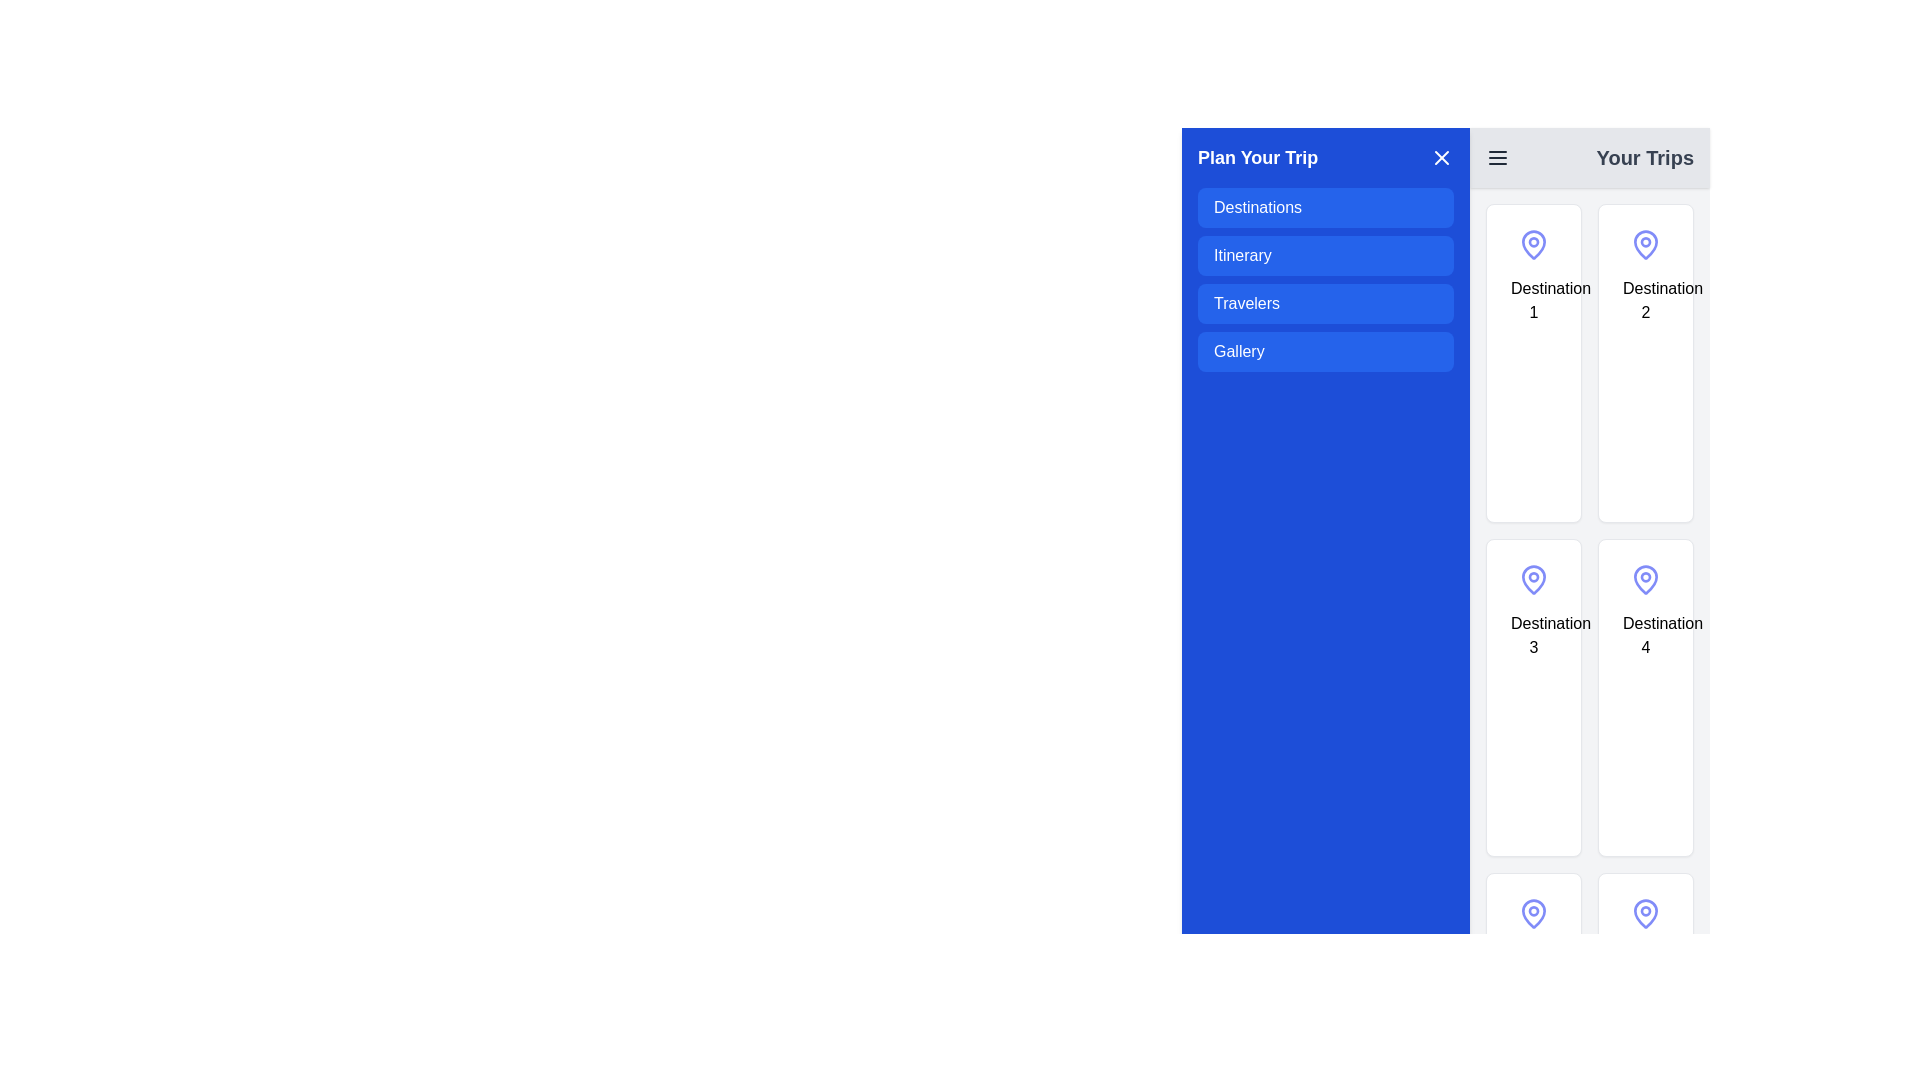  I want to click on the icon representing 'Destination 4' located at the top-center of the 'Destination 4' card in the second row and second column of the grid under 'Your Trips', so click(1646, 578).